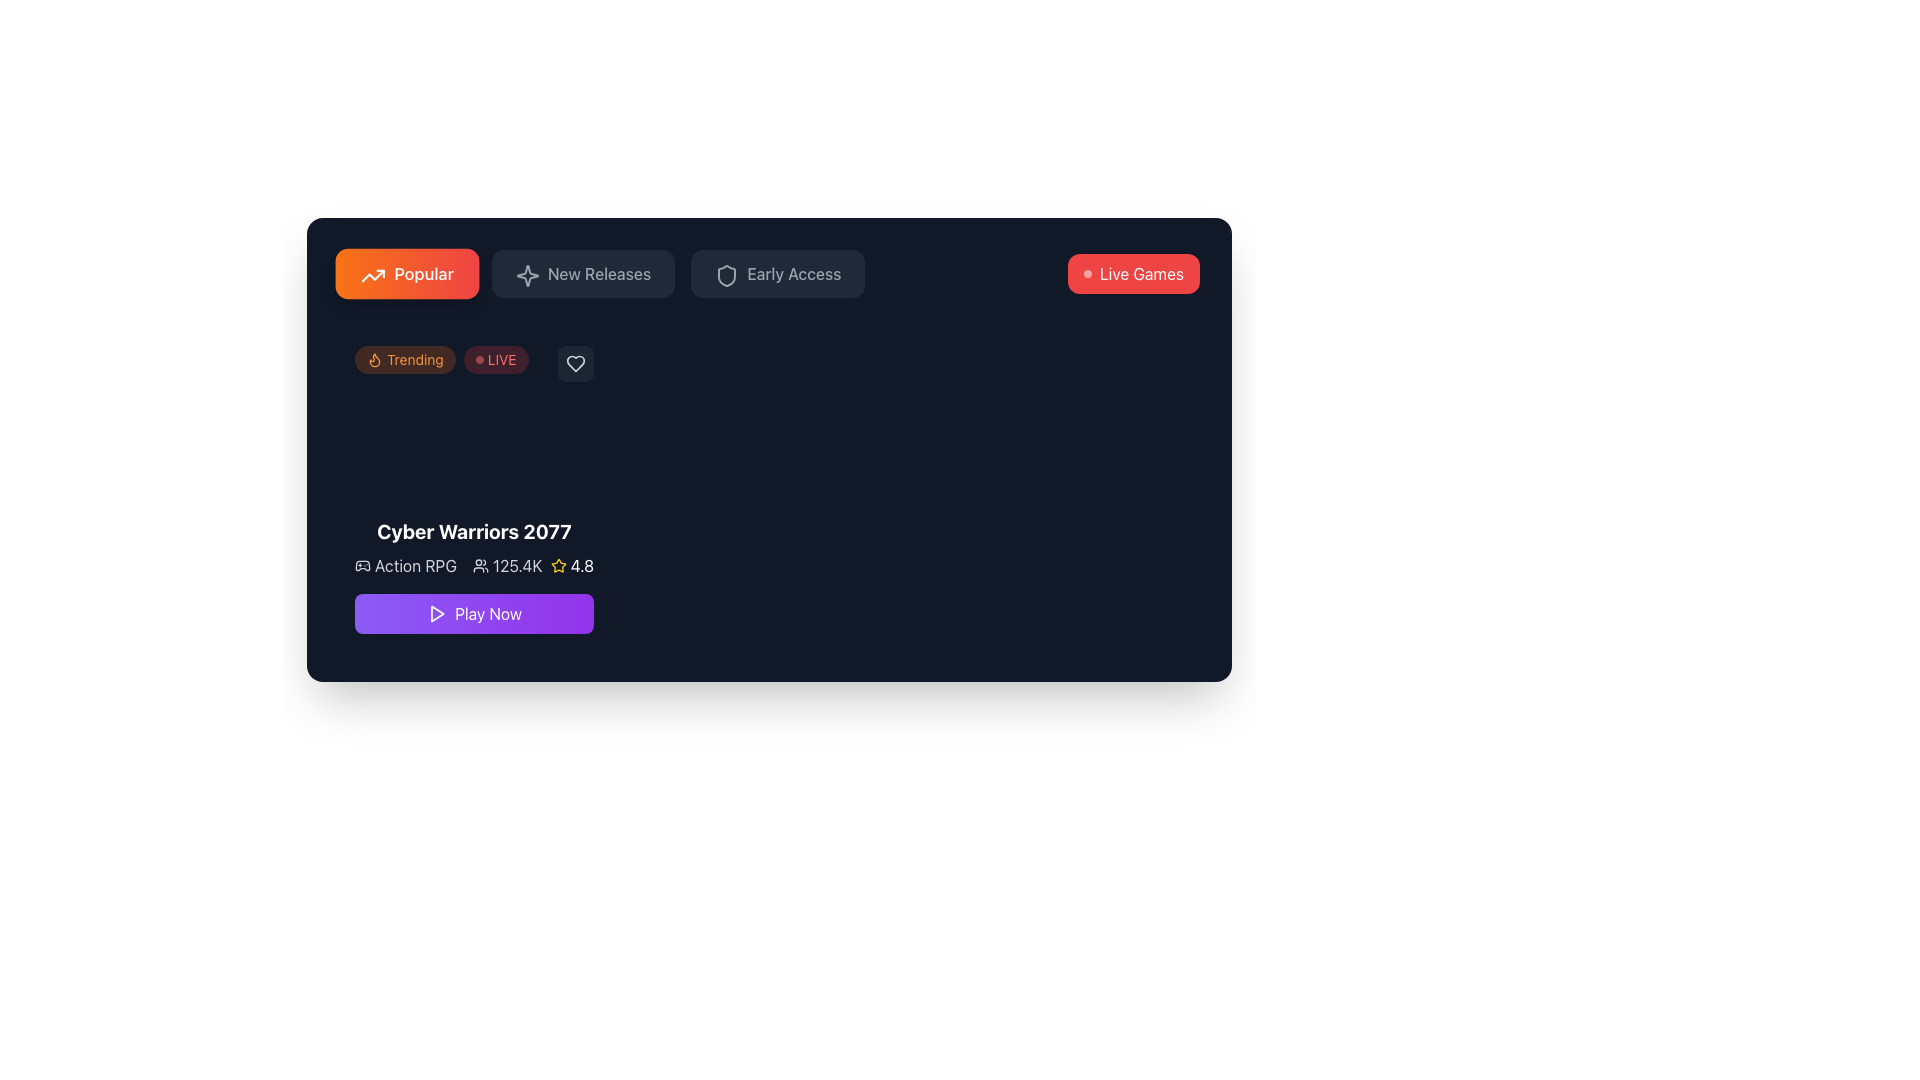 The height and width of the screenshot is (1080, 1920). I want to click on the 'Popular' button, which is the first button in a group with a gradient background from orange to red and an upward trending arrow icon, so click(406, 273).